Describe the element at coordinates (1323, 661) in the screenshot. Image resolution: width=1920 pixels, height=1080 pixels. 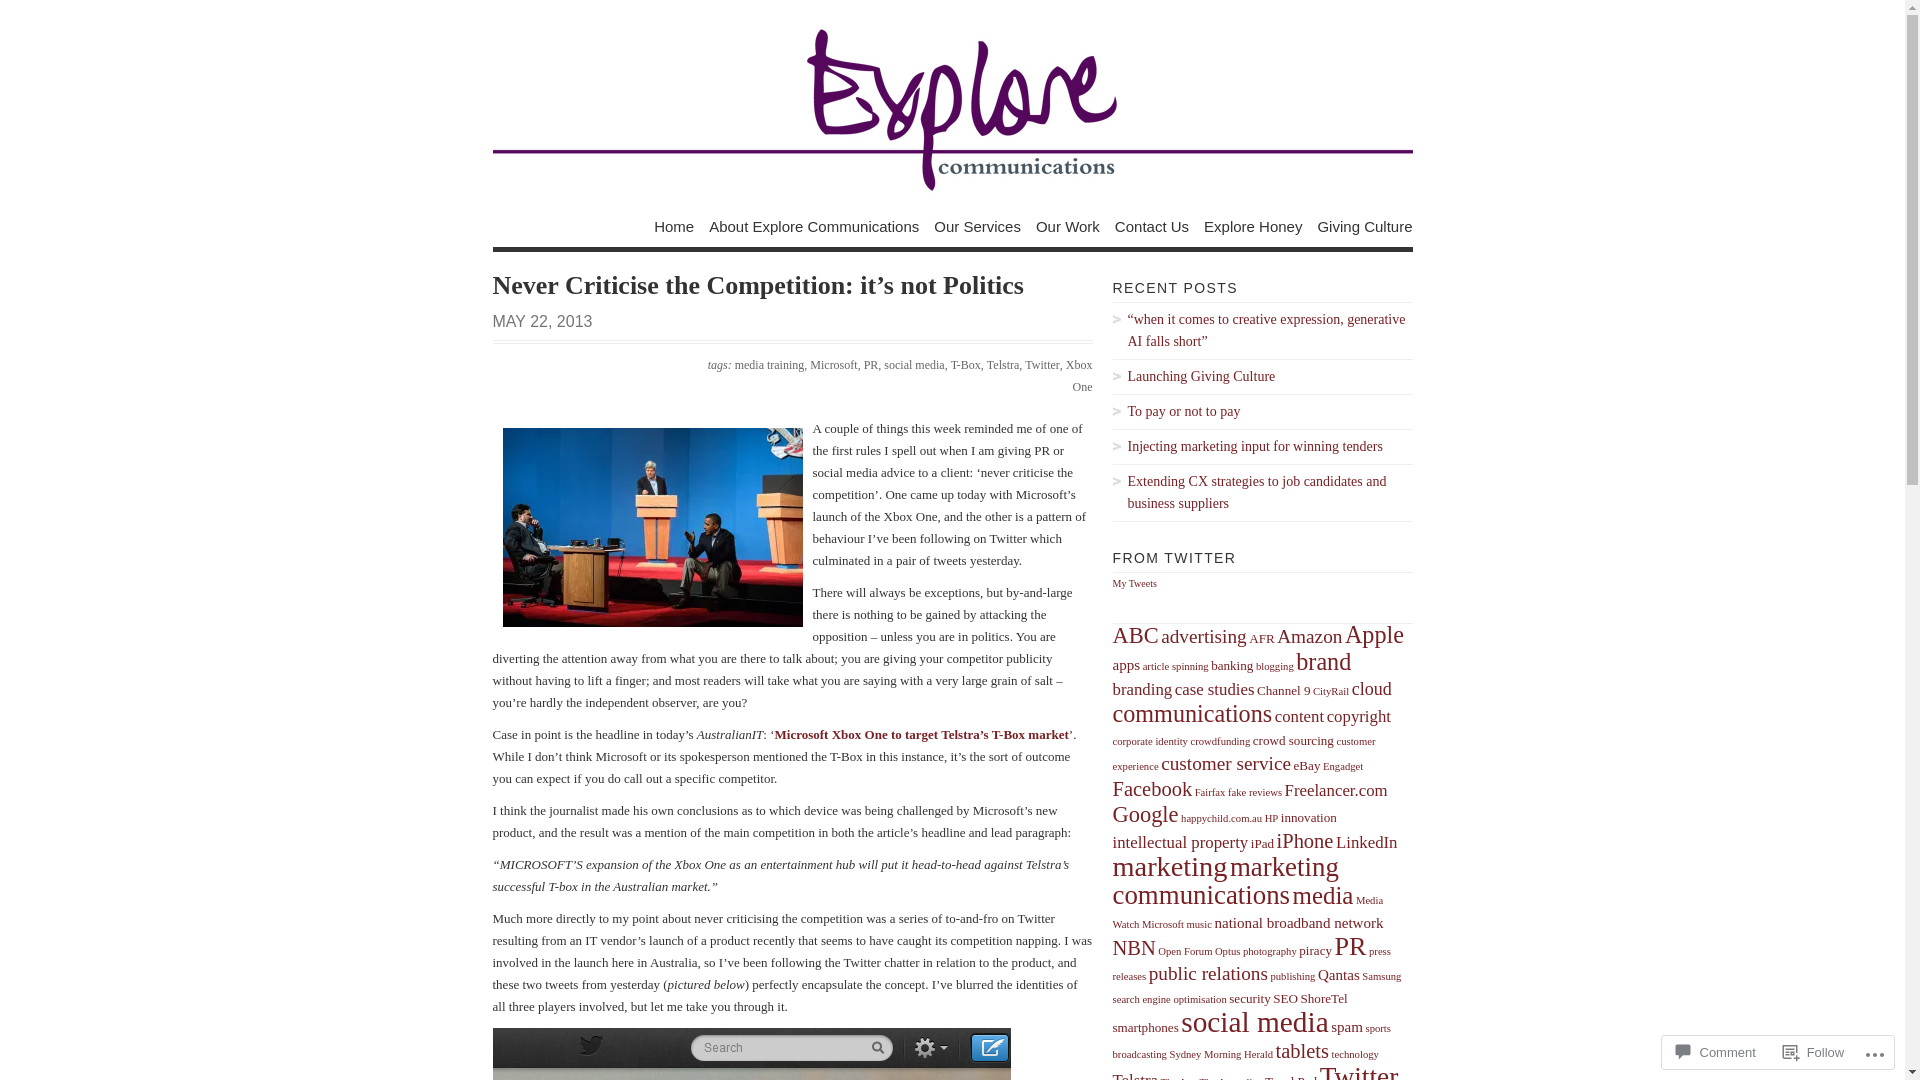
I see `'brand'` at that location.